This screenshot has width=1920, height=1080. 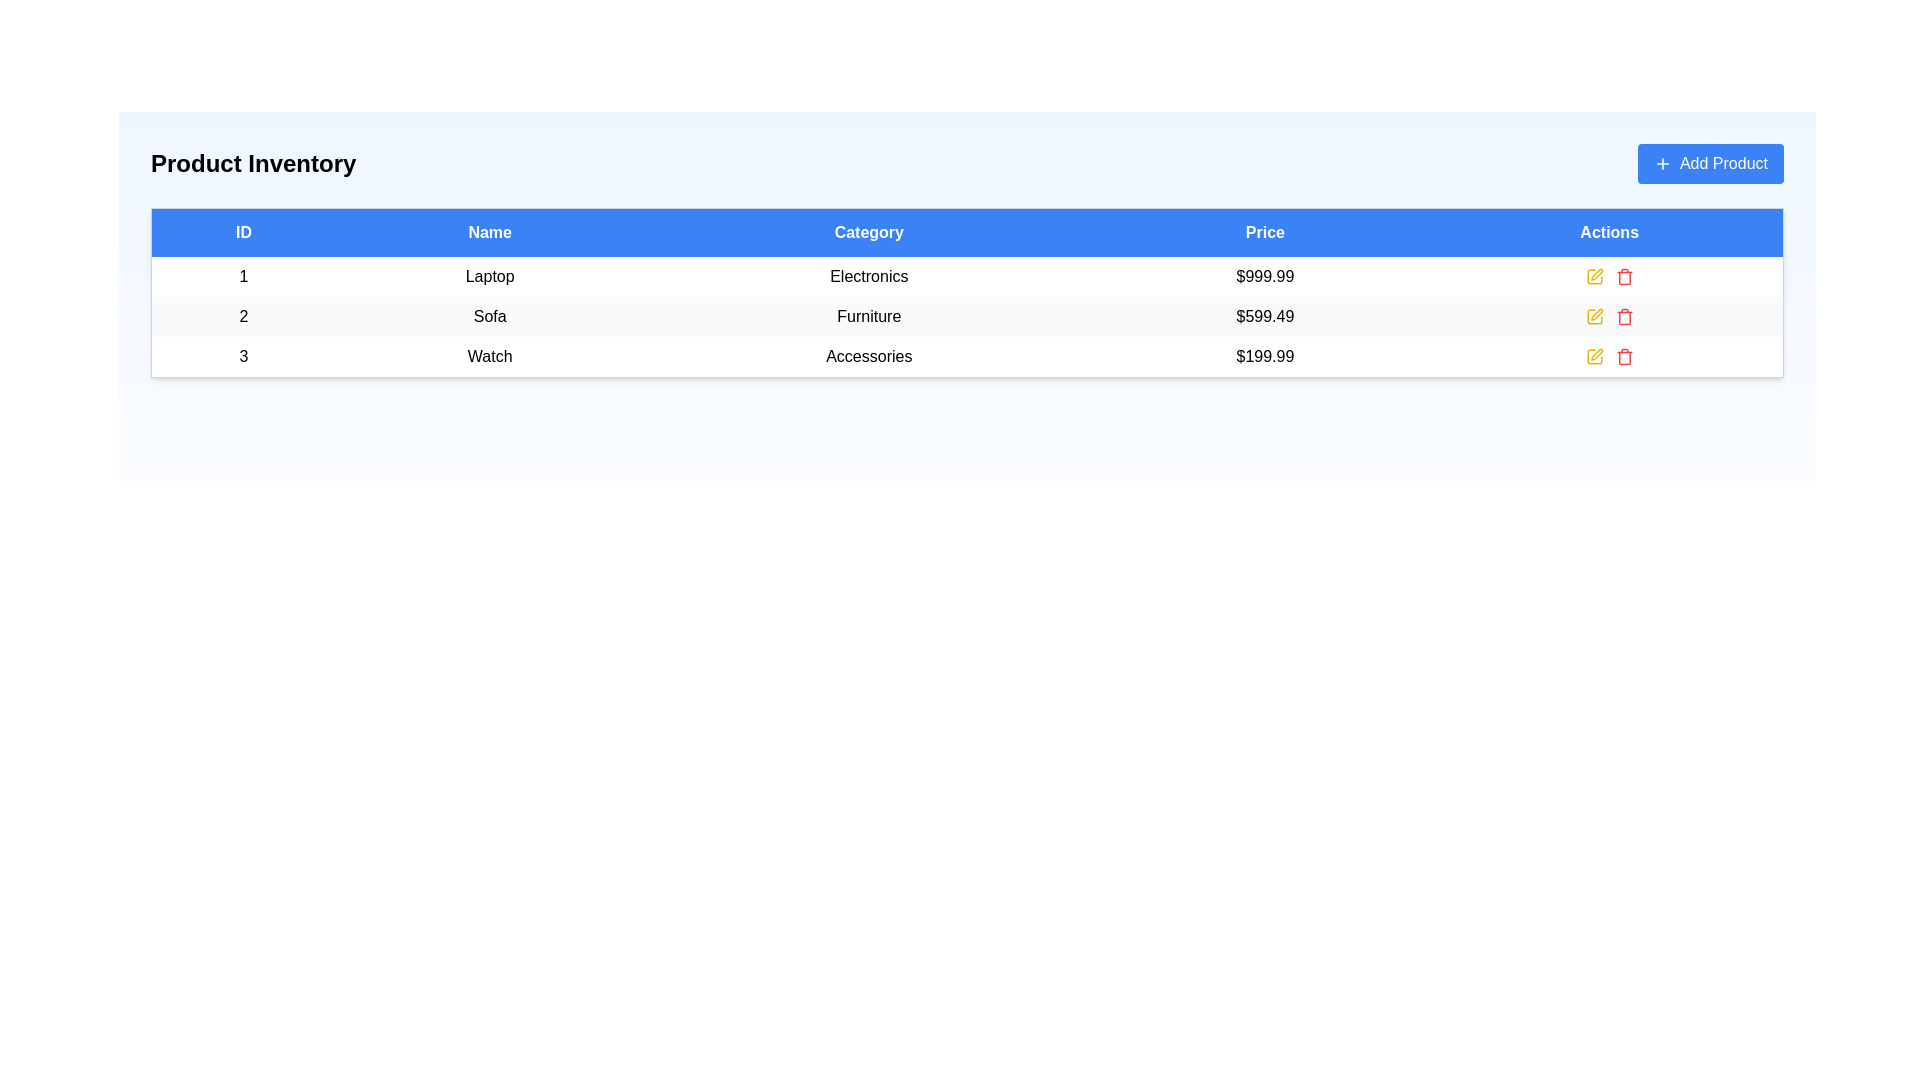 What do you see at coordinates (1662, 163) in the screenshot?
I see `the SVG icon representing the action of adding or creating an item, which is located inside the 'Add Product' button at the top right corner of the layout` at bounding box center [1662, 163].